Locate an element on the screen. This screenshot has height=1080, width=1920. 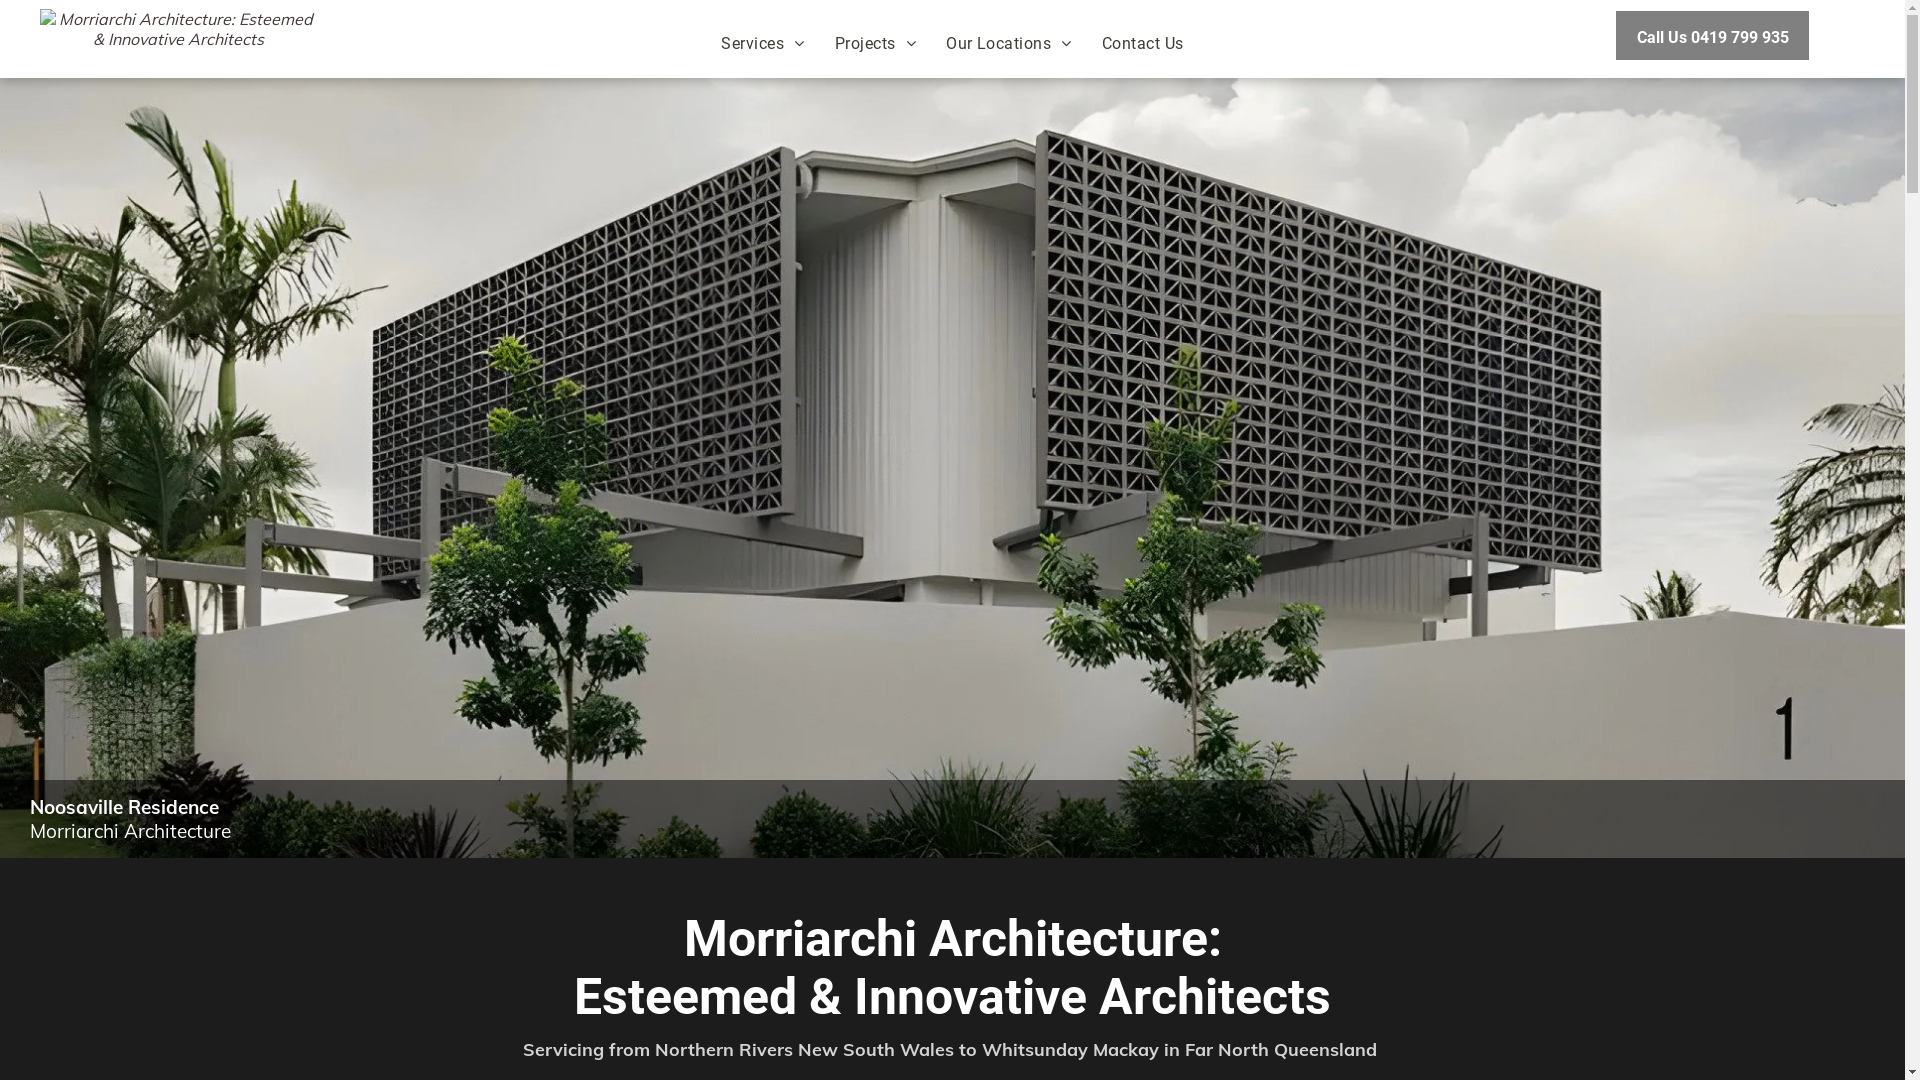
'Morriarchi Architecture: Esteemed & Innovative Architects' is located at coordinates (178, 35).